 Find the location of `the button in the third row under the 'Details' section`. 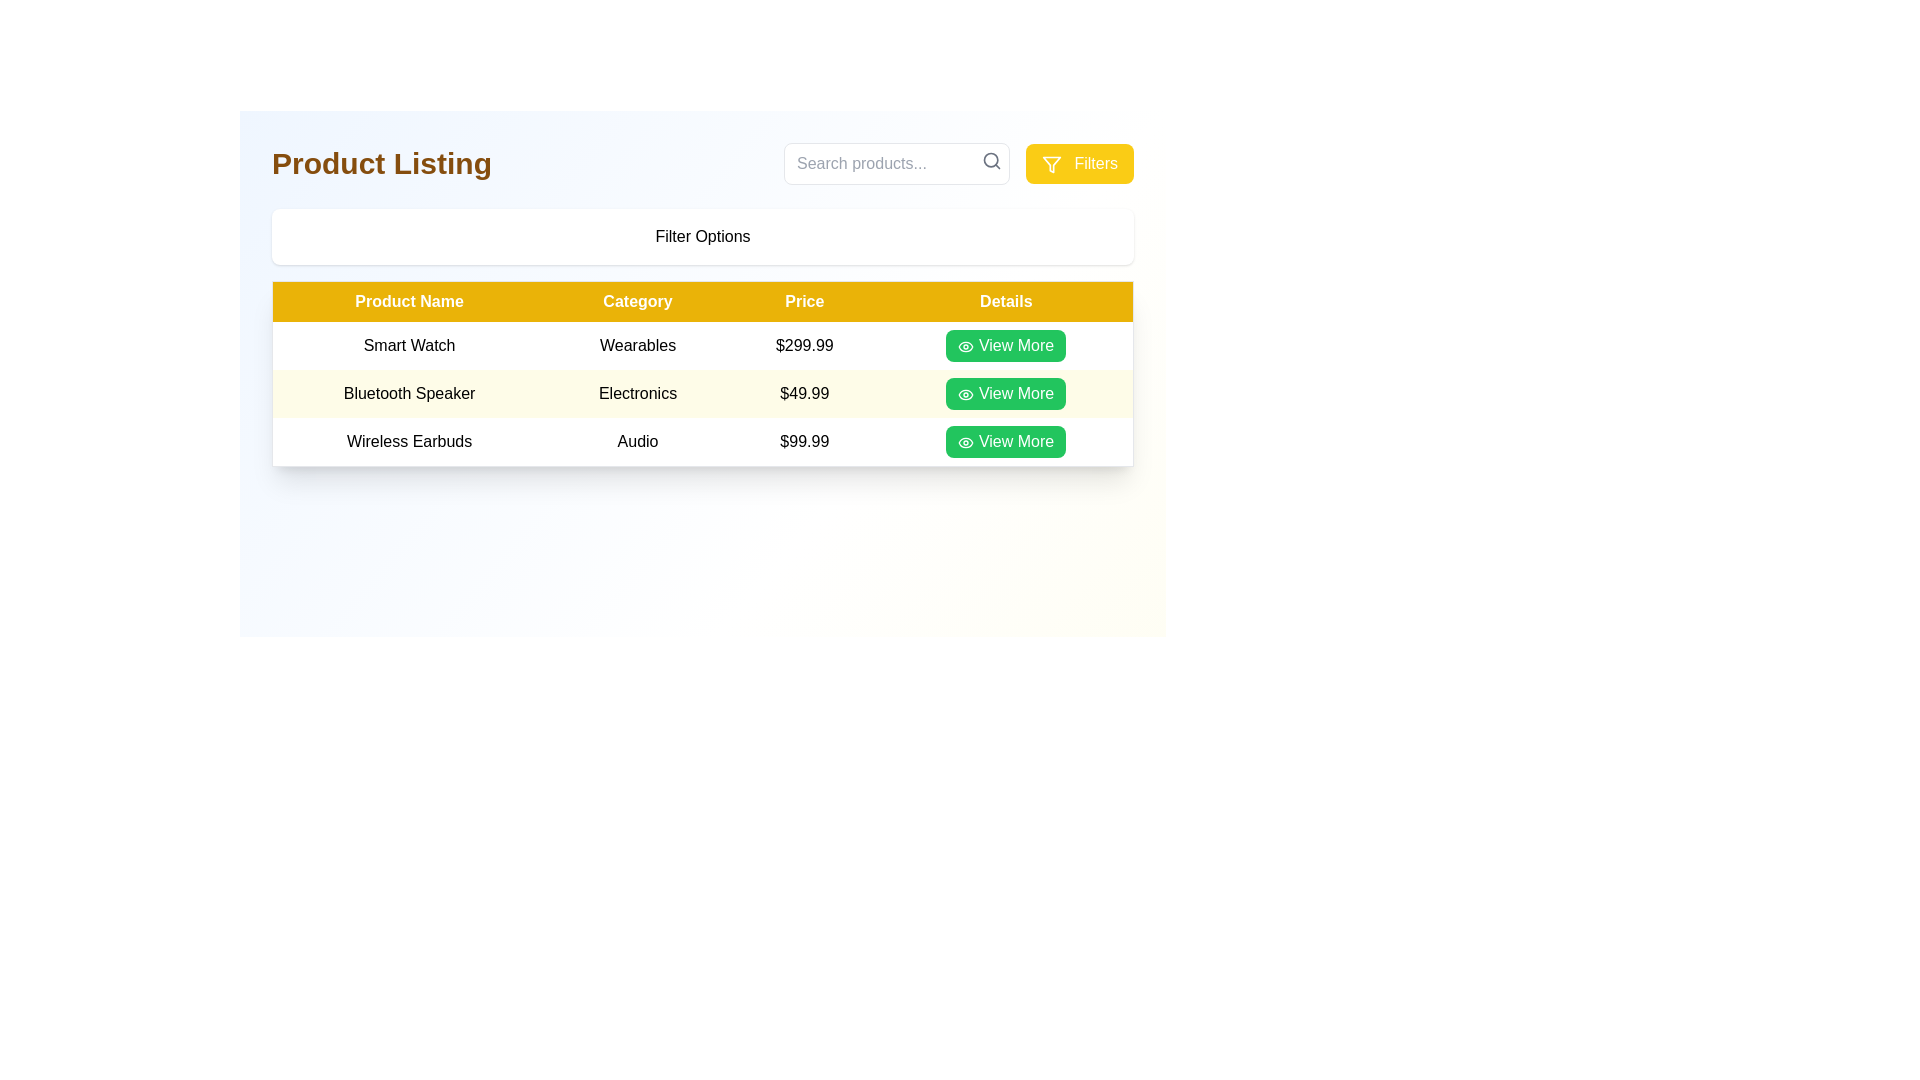

the button in the third row under the 'Details' section is located at coordinates (1006, 441).